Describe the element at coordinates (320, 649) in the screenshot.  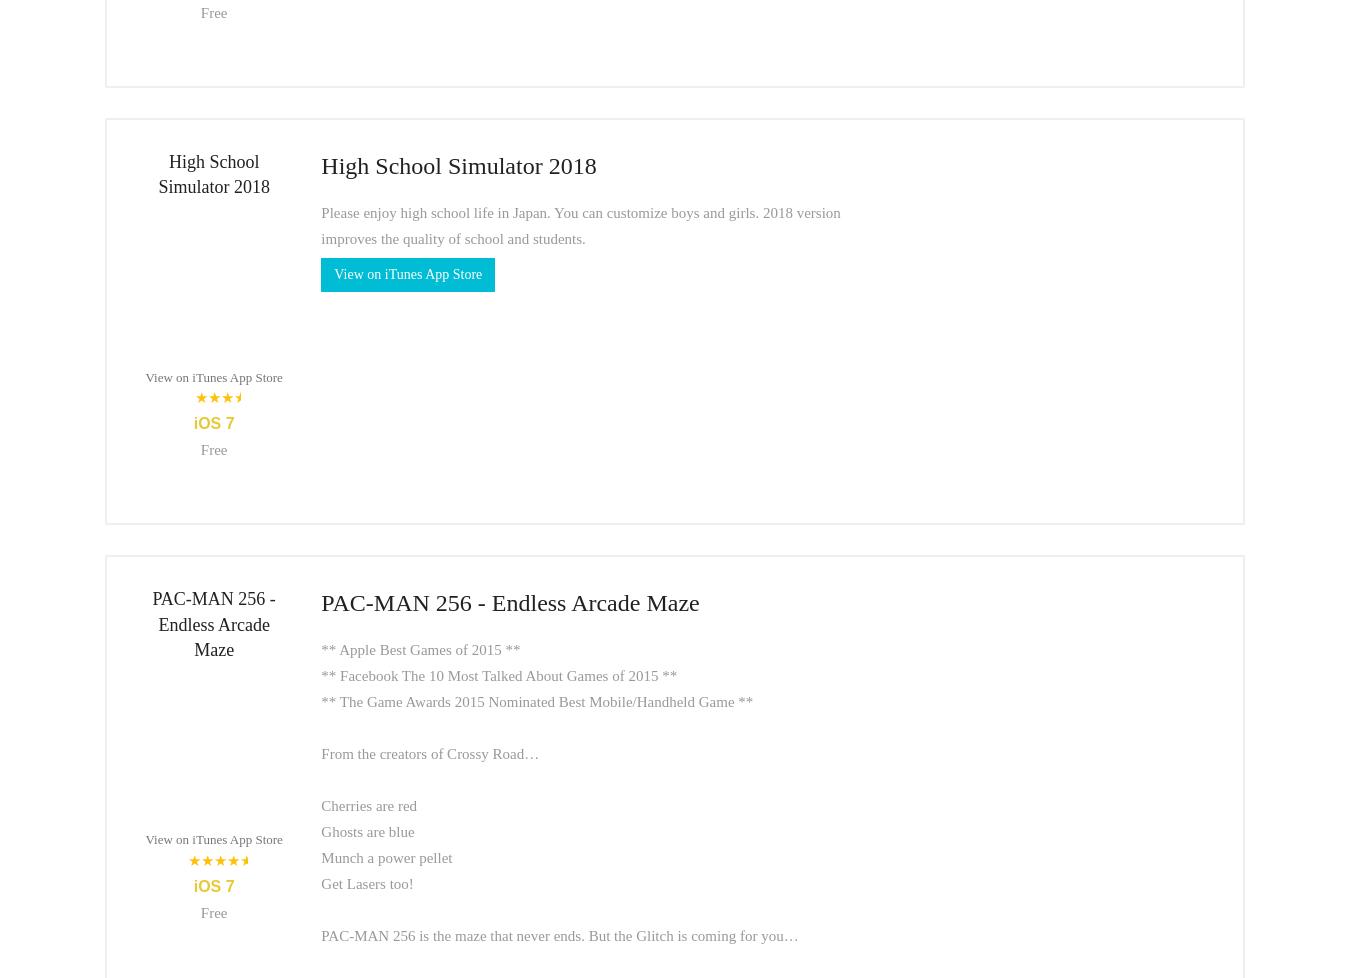
I see `'** Apple Best Games of 2015 **'` at that location.